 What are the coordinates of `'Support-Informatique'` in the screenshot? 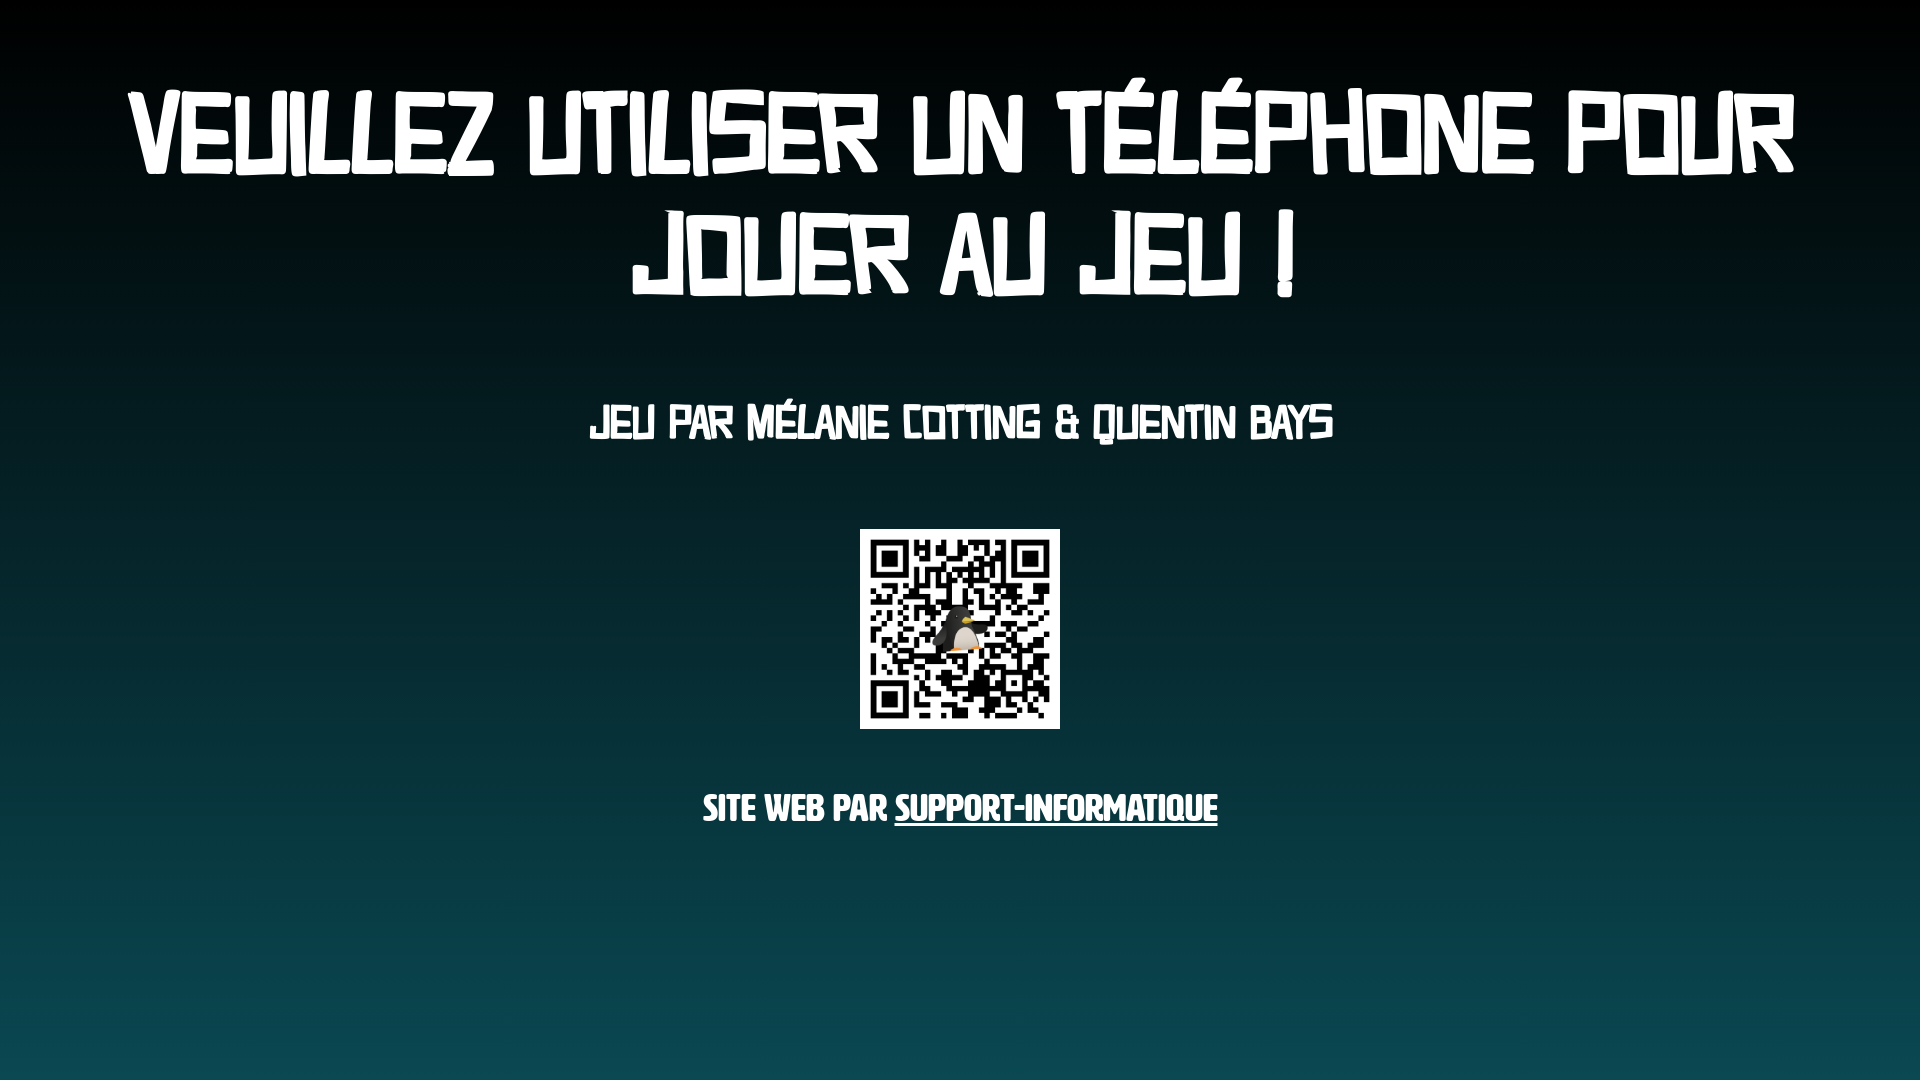 It's located at (1054, 801).